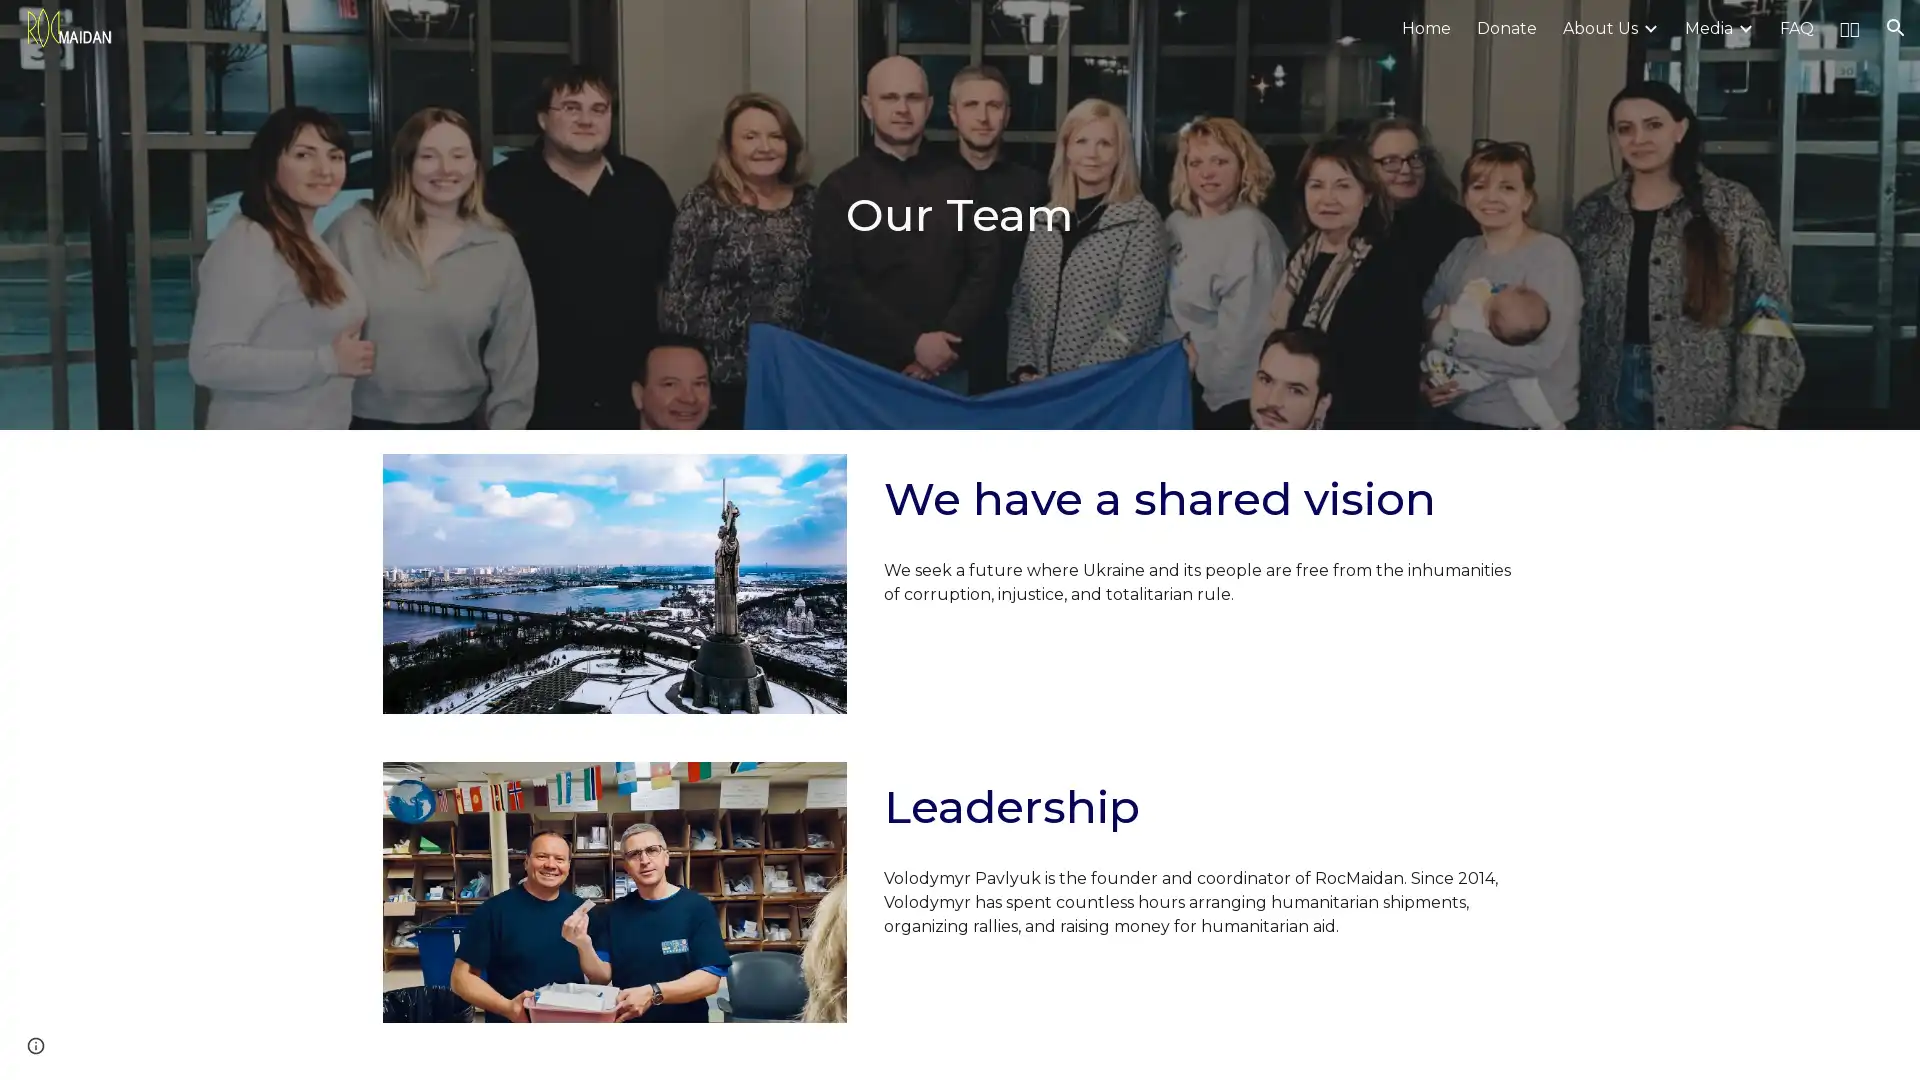  I want to click on Site actions, so click(35, 1044).